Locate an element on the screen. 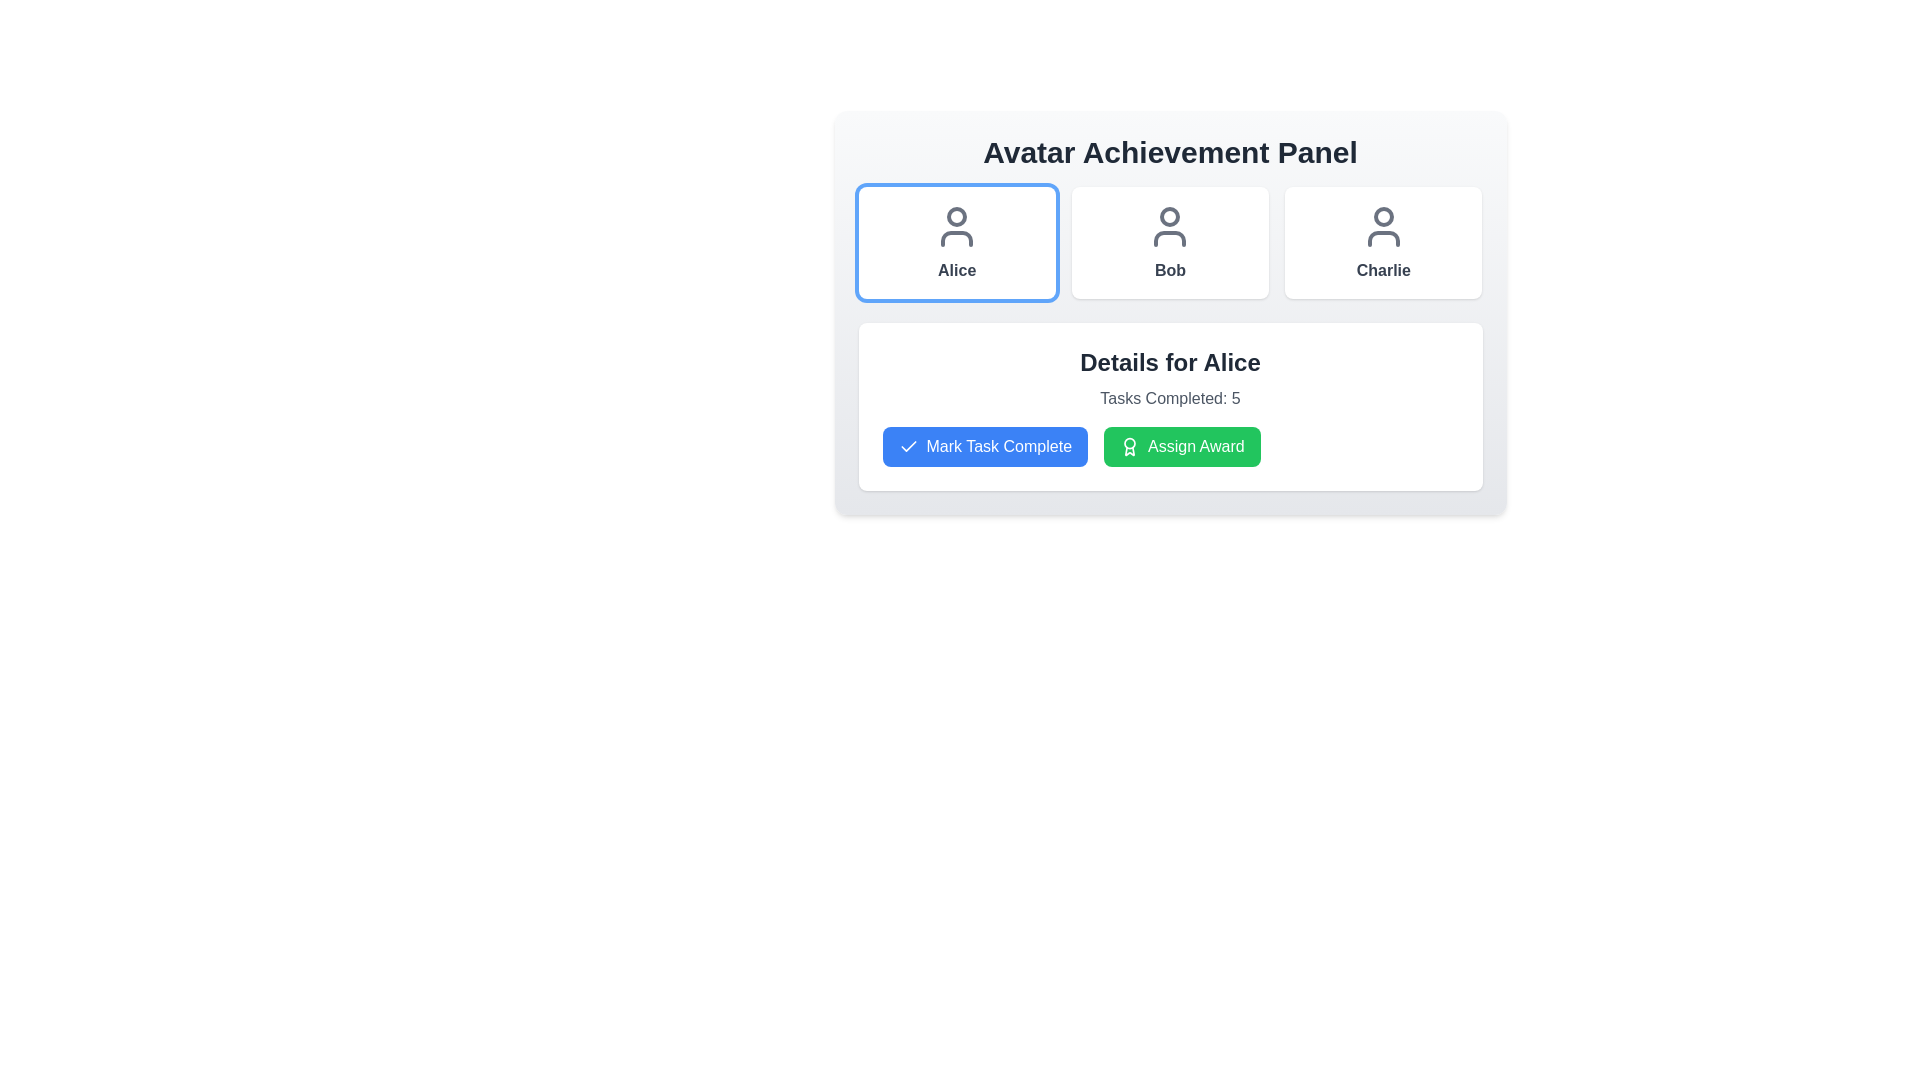 The image size is (1920, 1080). the 'Mark Task Complete' button on the detailed display for user 'Alice' within the Avatar Achievement Panel is located at coordinates (1170, 406).